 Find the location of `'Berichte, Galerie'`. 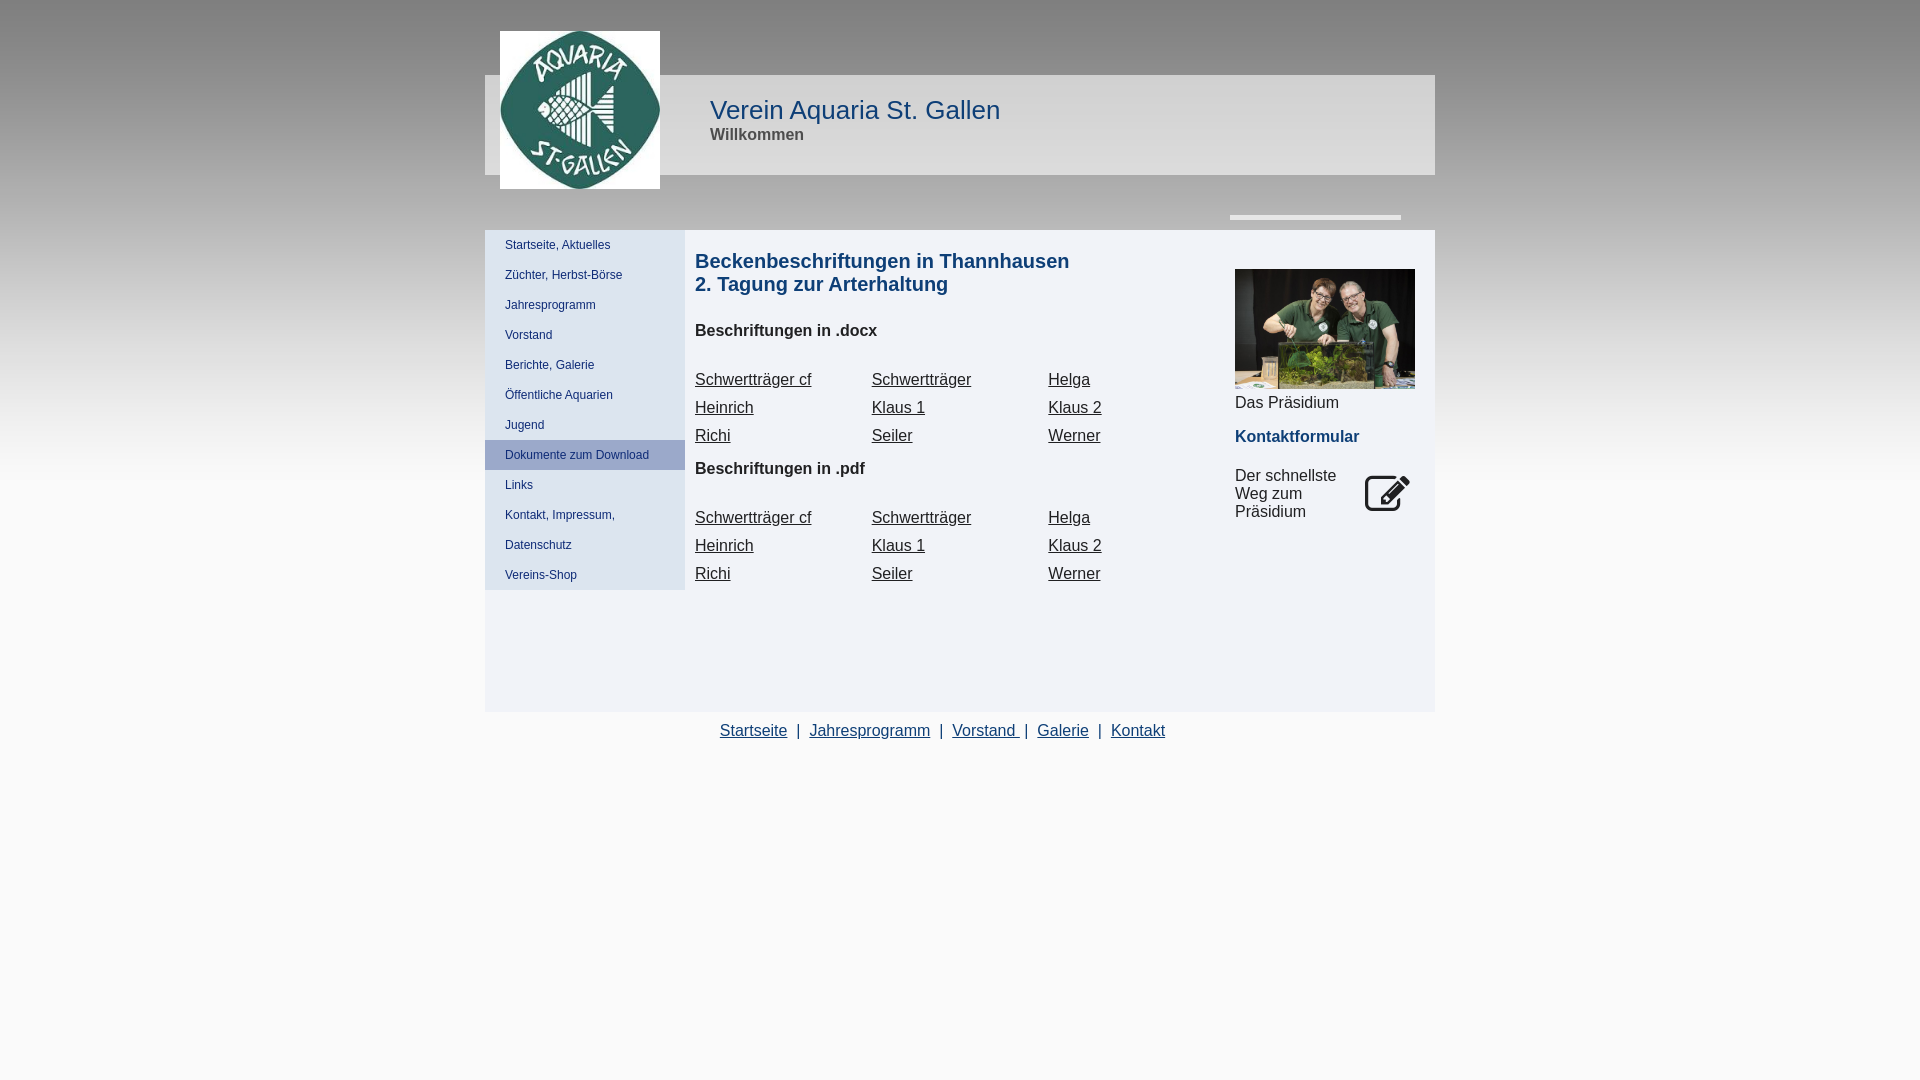

'Berichte, Galerie' is located at coordinates (584, 365).